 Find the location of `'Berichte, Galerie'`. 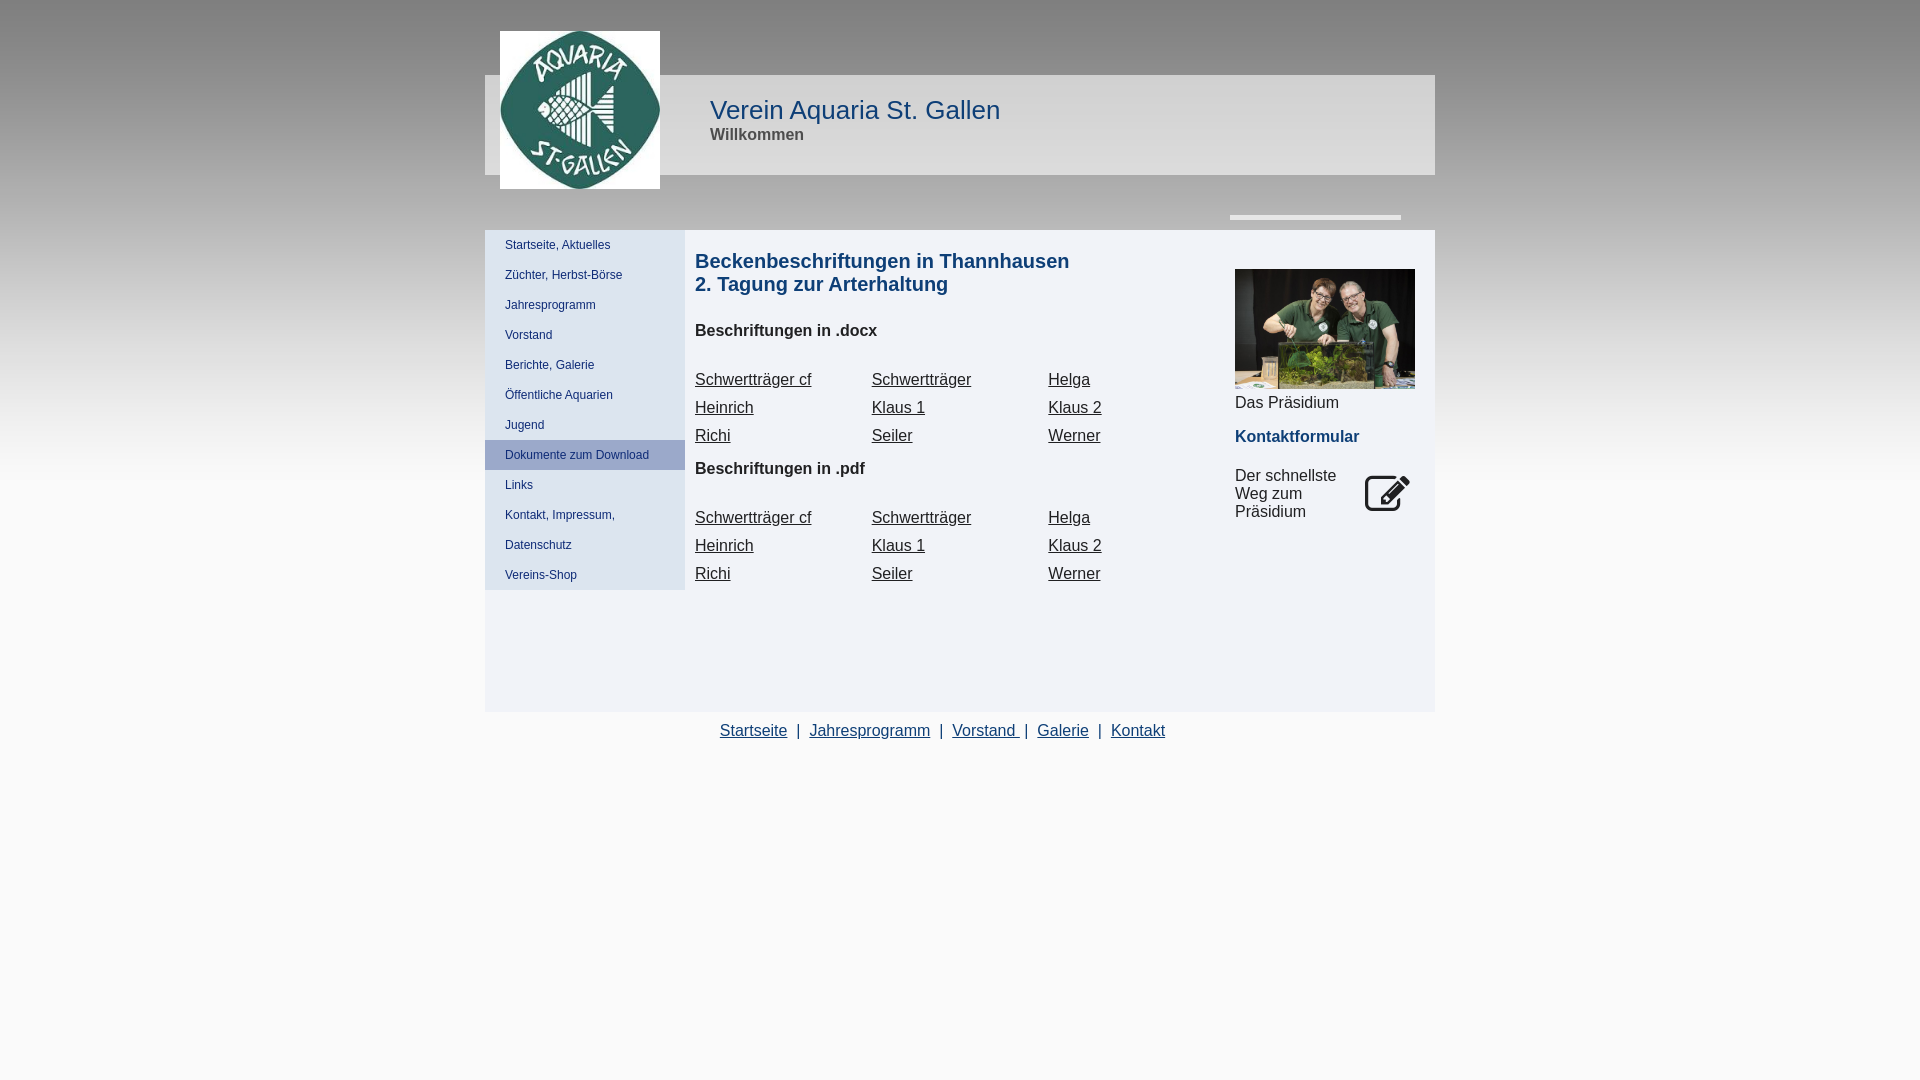

'Berichte, Galerie' is located at coordinates (584, 365).